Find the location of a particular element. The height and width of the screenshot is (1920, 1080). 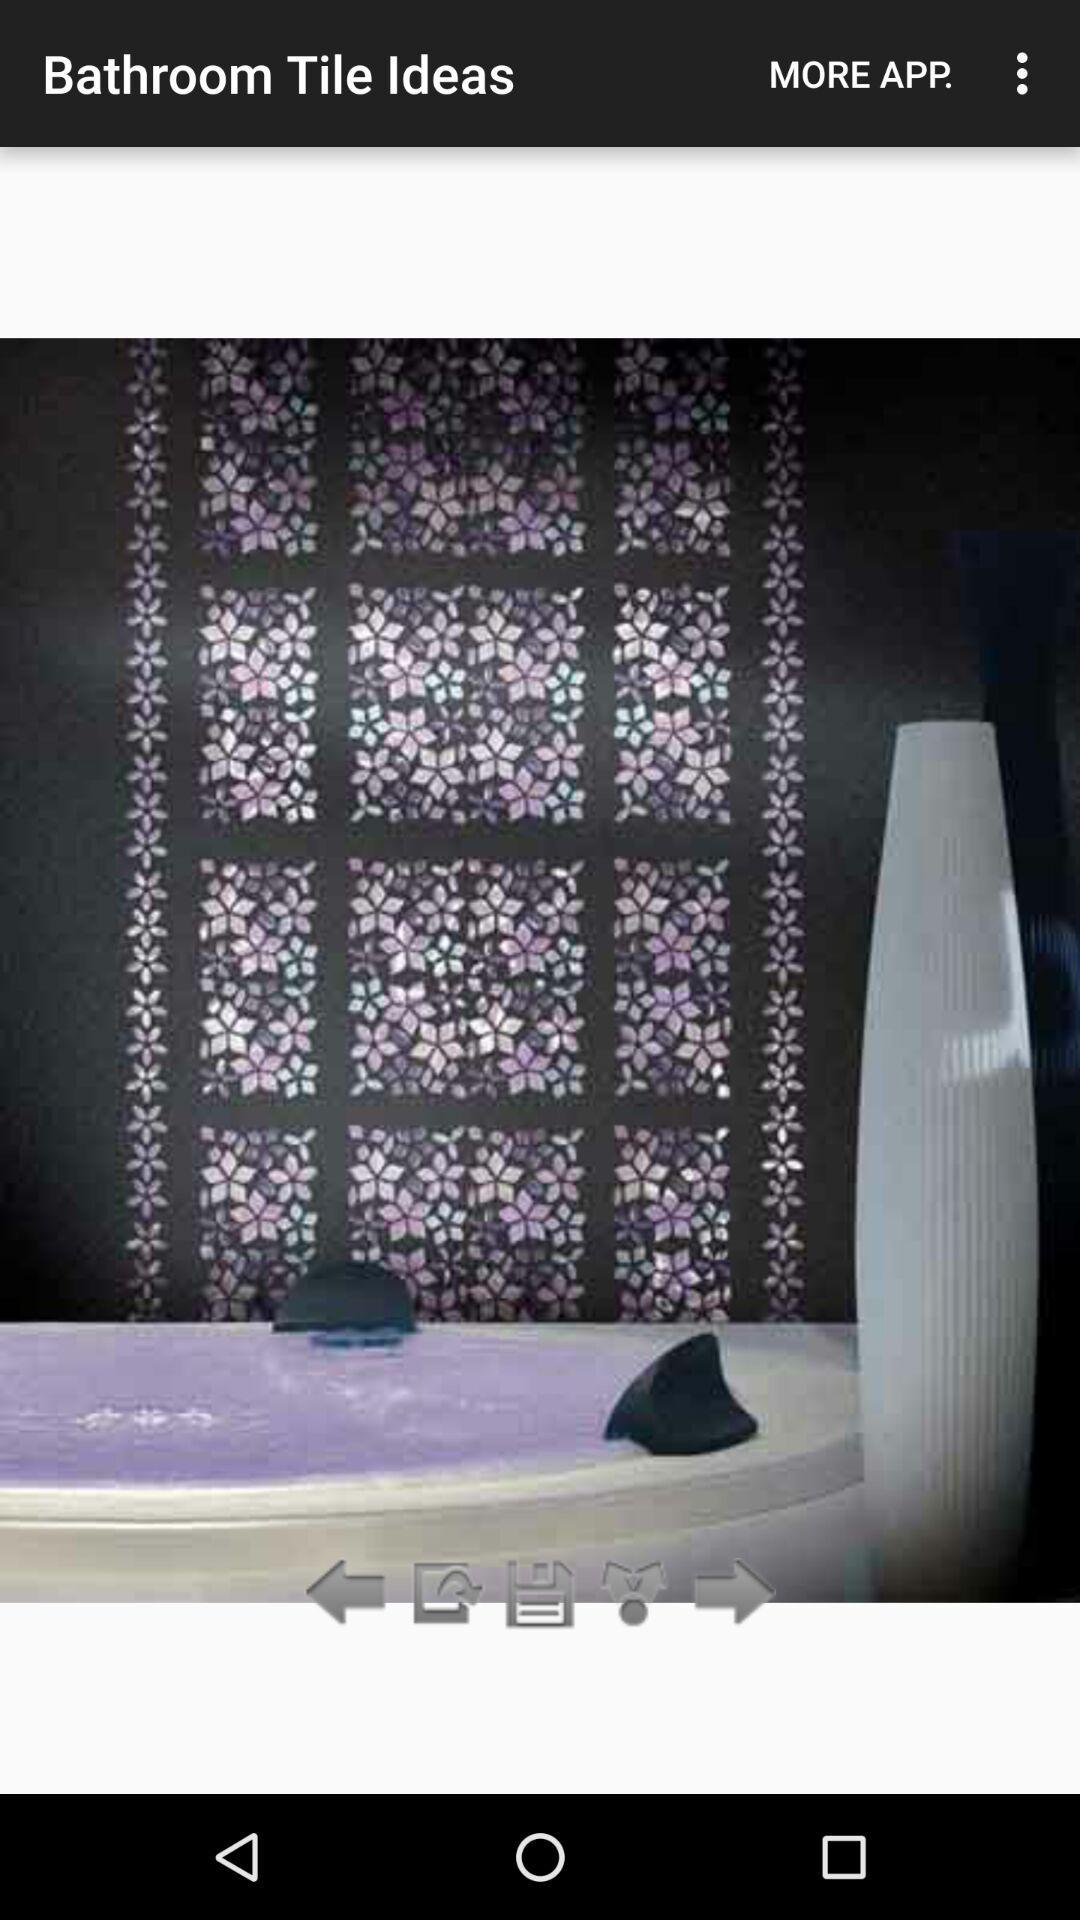

item to the right of the more app. item is located at coordinates (1027, 73).